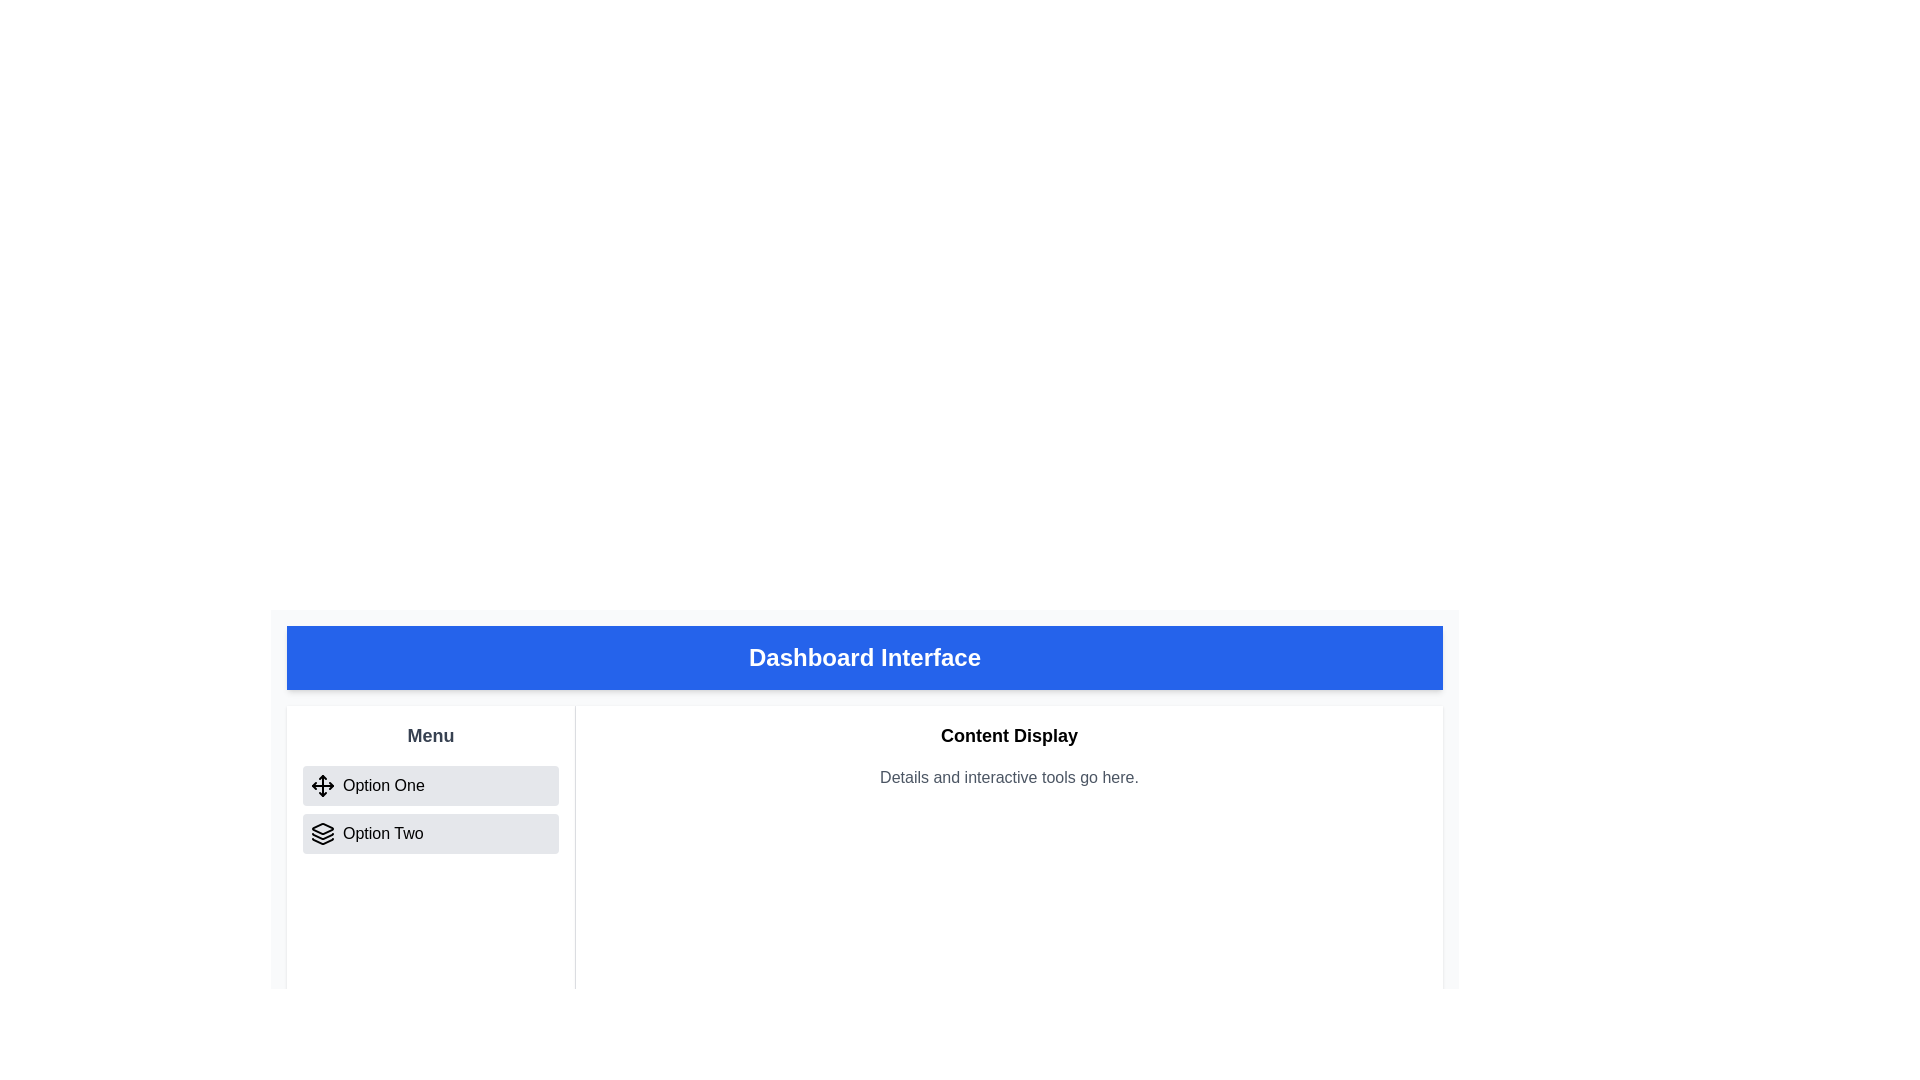  Describe the element at coordinates (864, 658) in the screenshot. I see `static text label that identifies the page as 'Dashboard Interface', located in the blue header section at the top of the content area` at that location.